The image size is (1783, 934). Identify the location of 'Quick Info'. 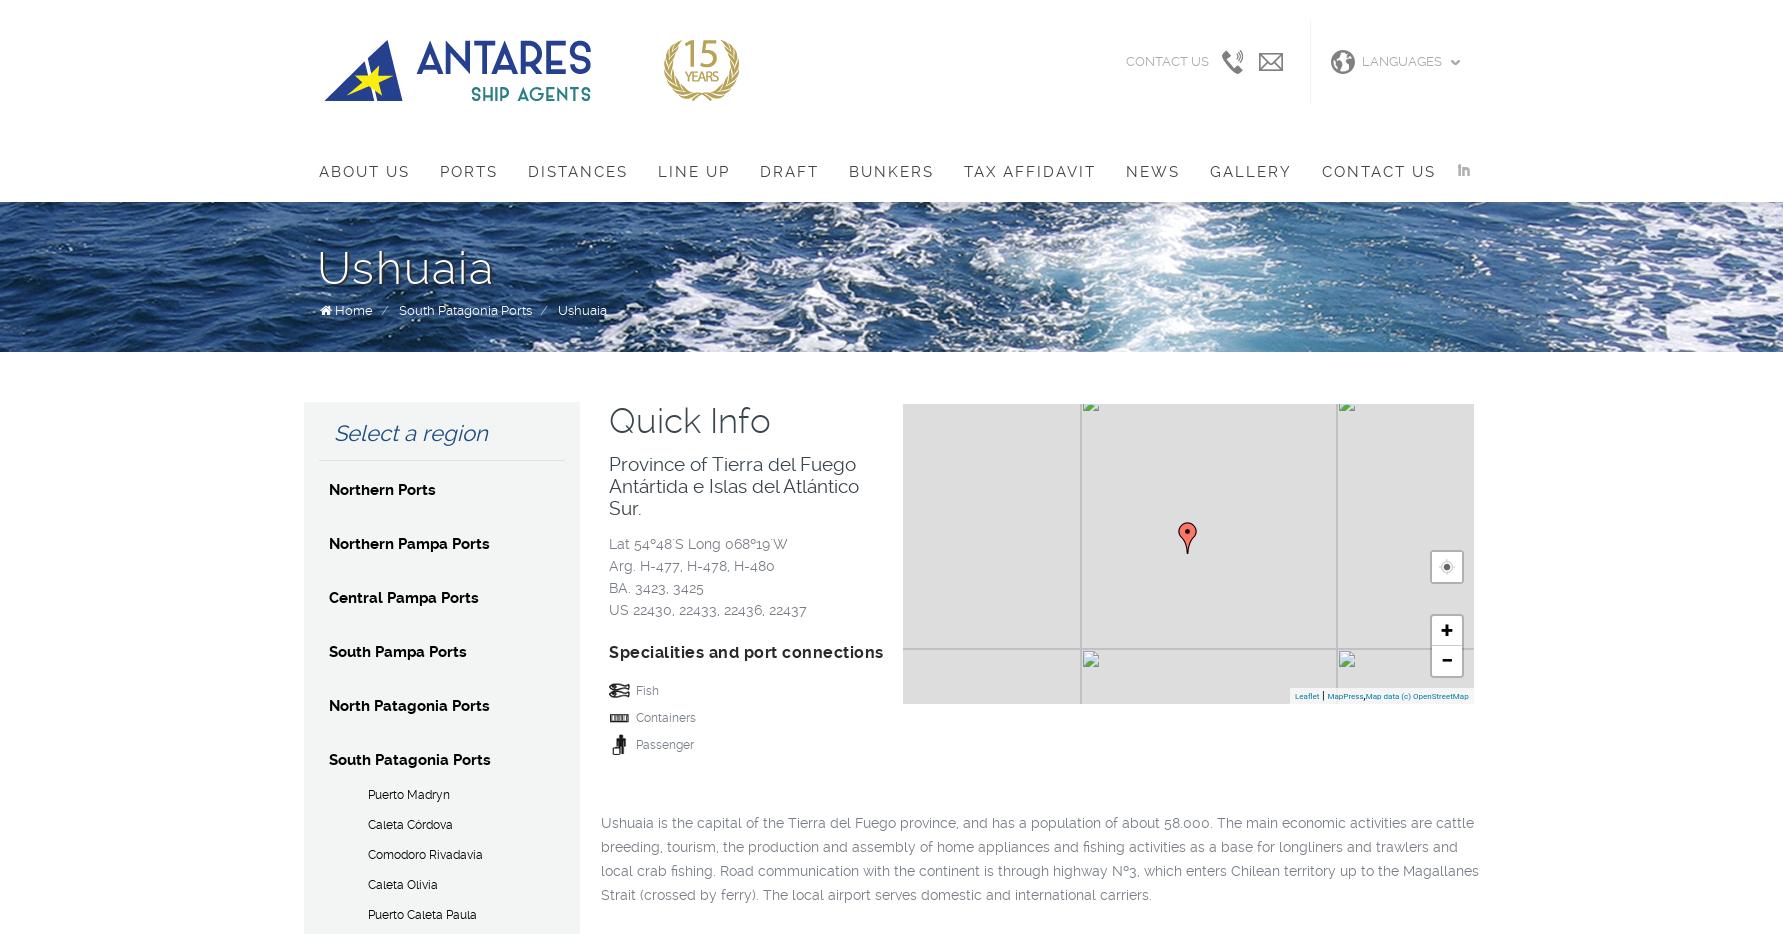
(690, 419).